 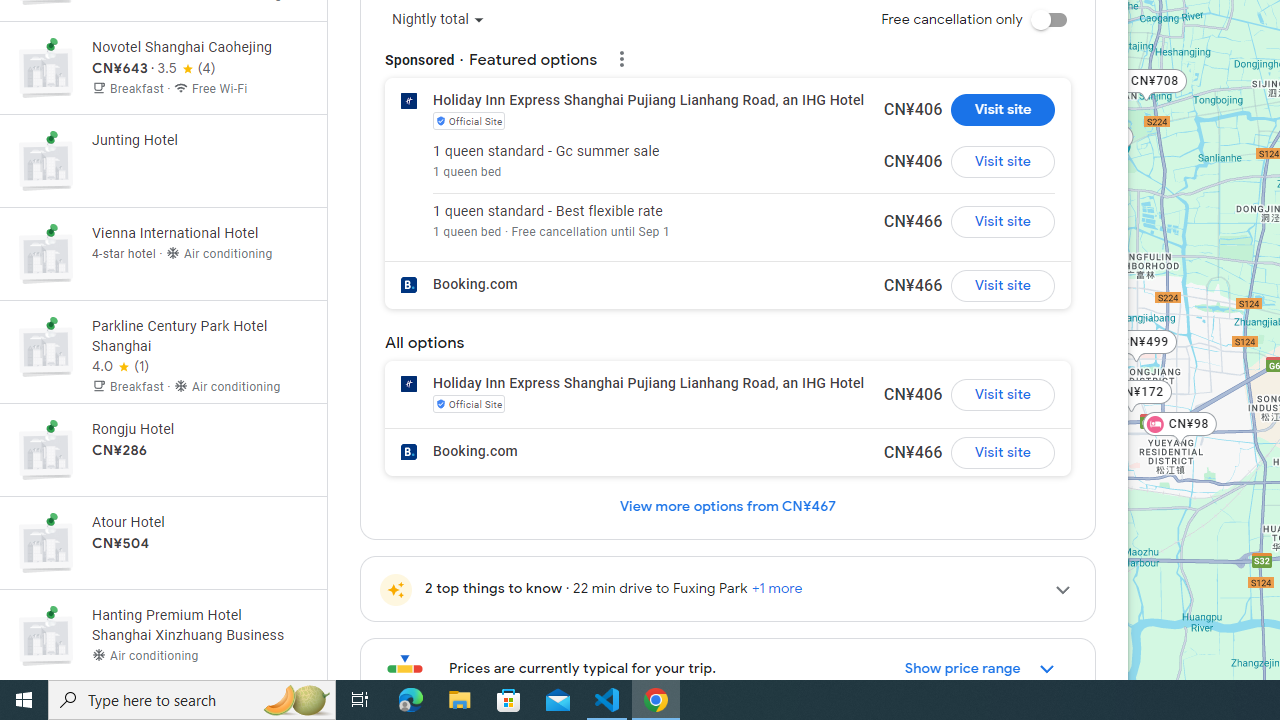 I want to click on '2 top things to know22 min drive to Fuxing Park+1 more', so click(x=726, y=587).